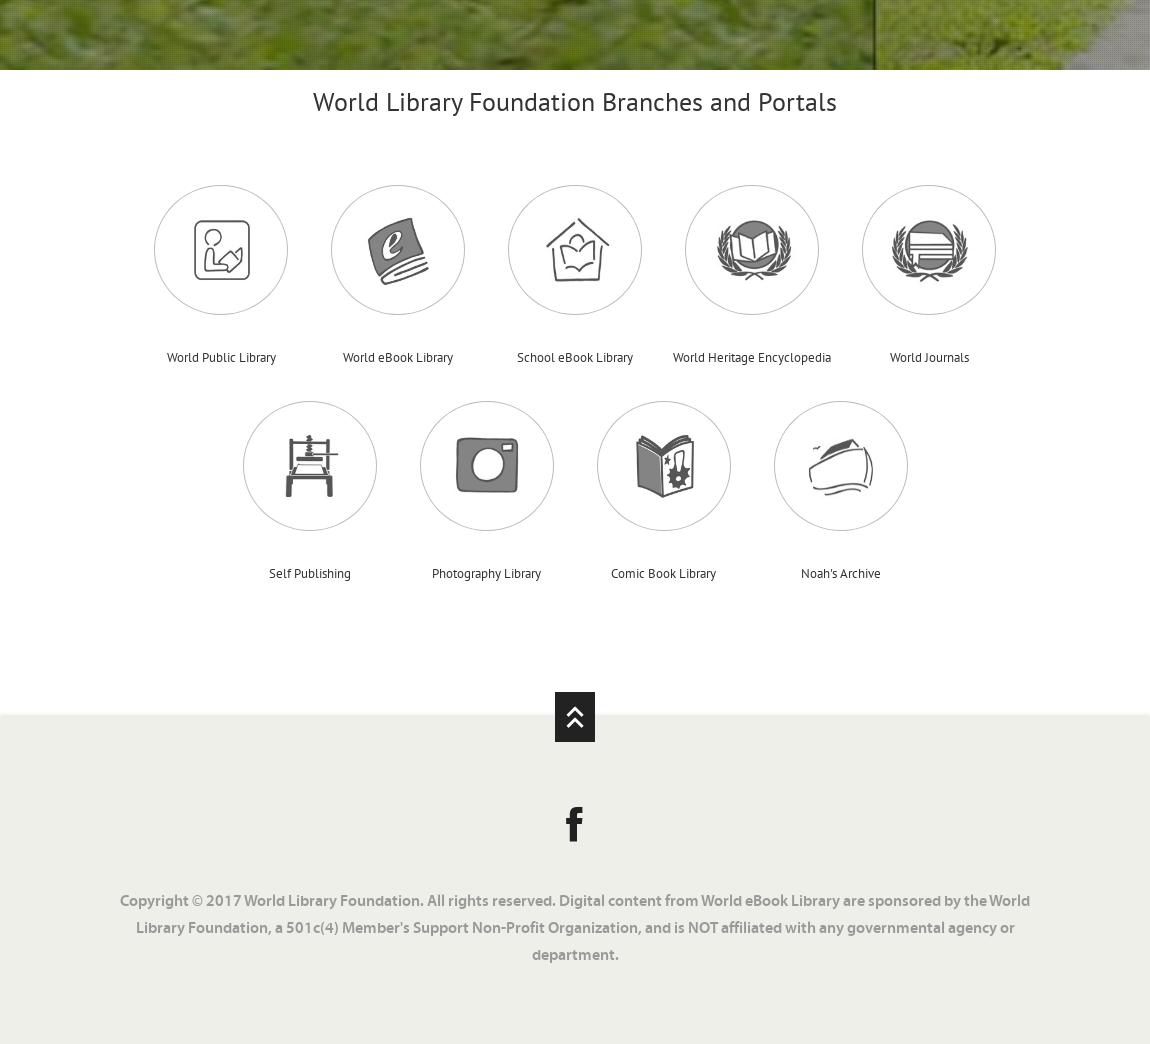 This screenshot has height=1044, width=1150. Describe the element at coordinates (219, 356) in the screenshot. I see `'World Public Library'` at that location.